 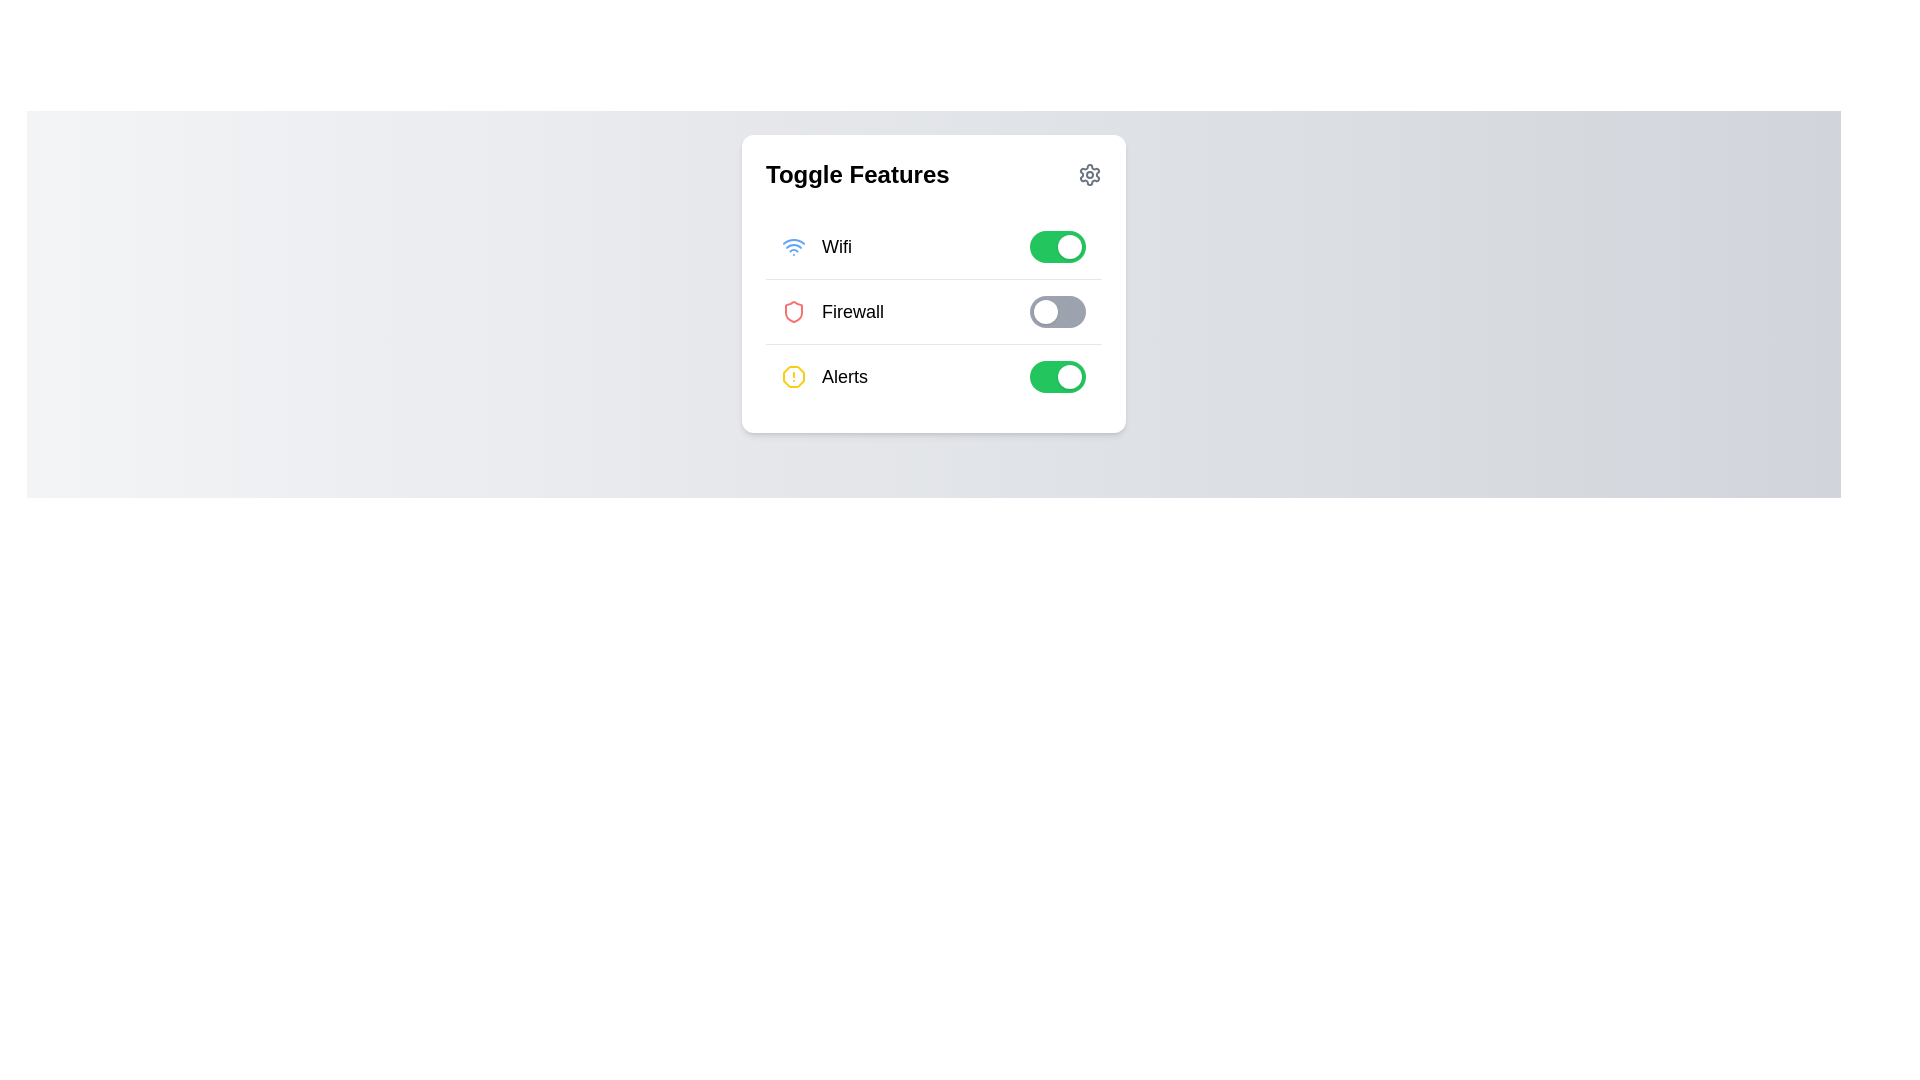 What do you see at coordinates (792, 245) in the screenshot?
I see `the 'Wifi' icon located in the 'Toggle Features' panel, which is positioned horizontally to the left of the text label 'Wifi'` at bounding box center [792, 245].